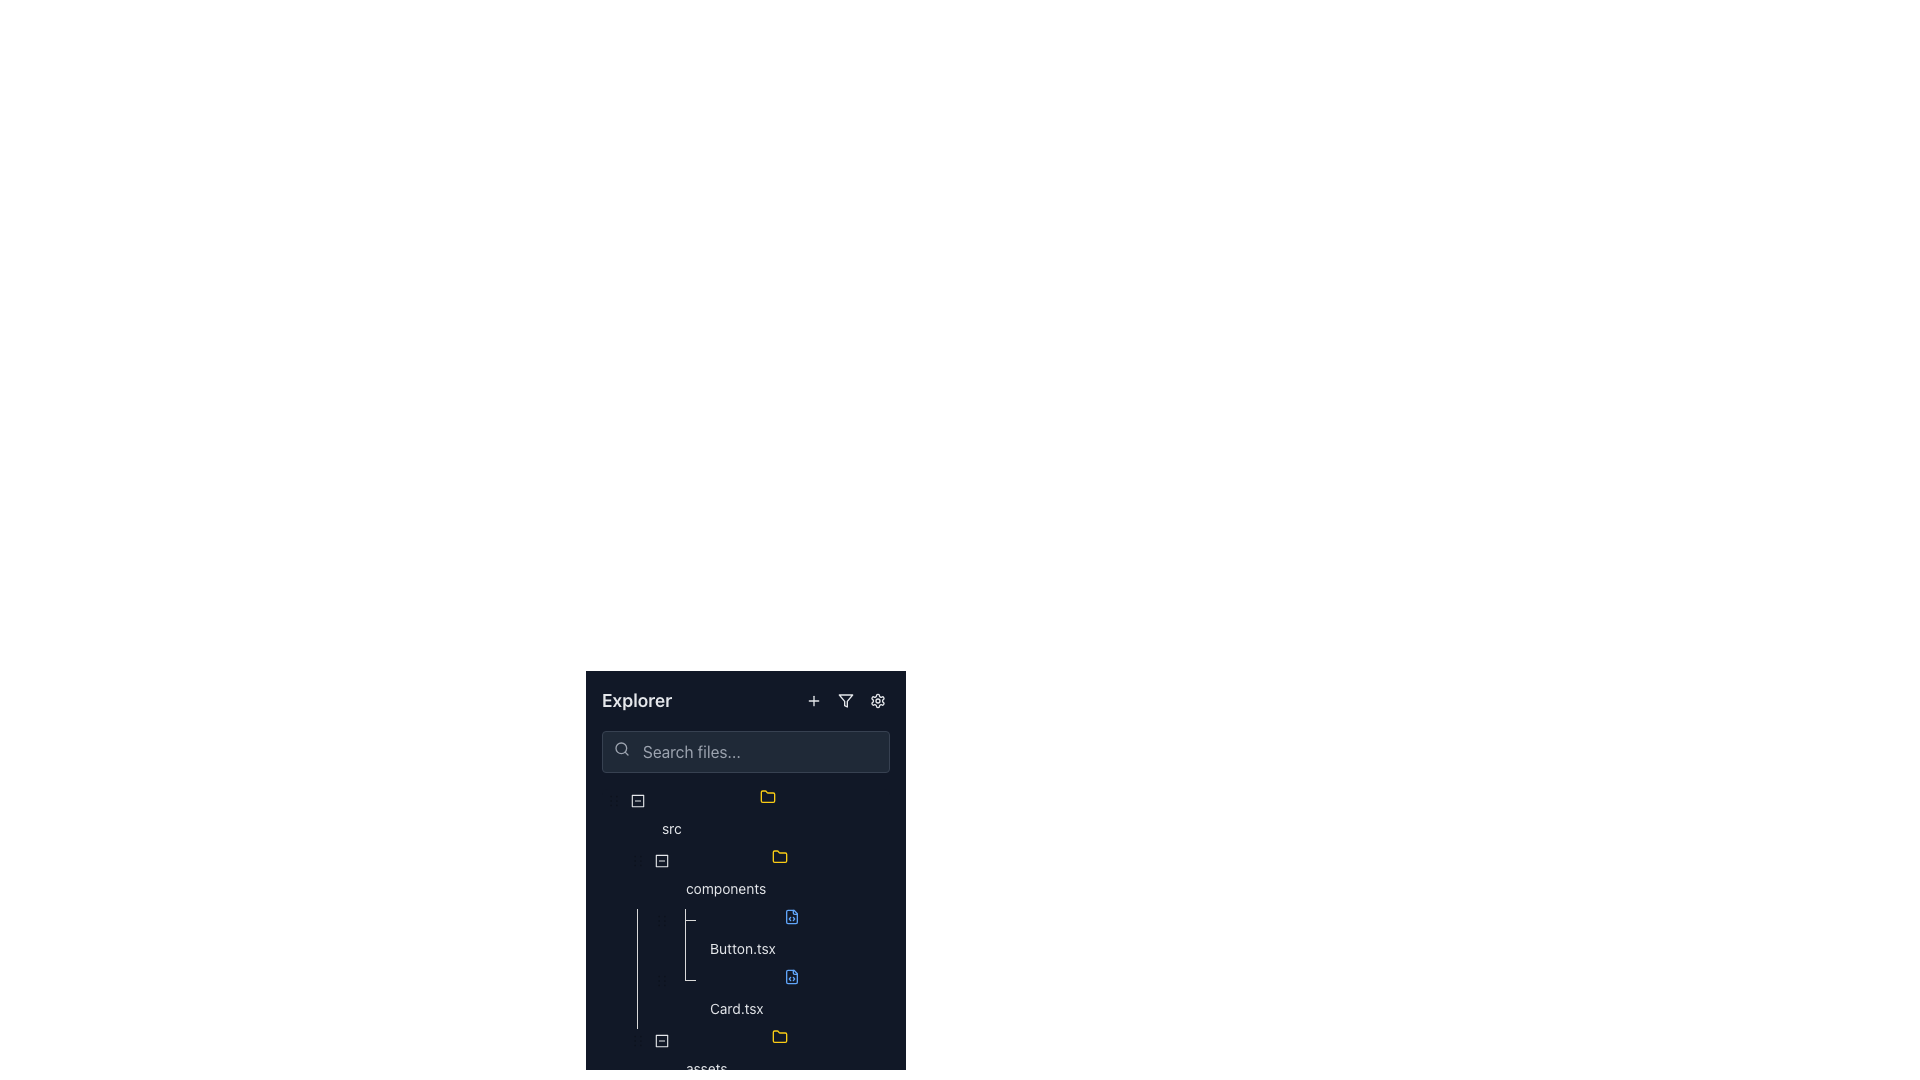  Describe the element at coordinates (795, 996) in the screenshot. I see `the 'Card.tsx' file node in the navigation tree` at that location.